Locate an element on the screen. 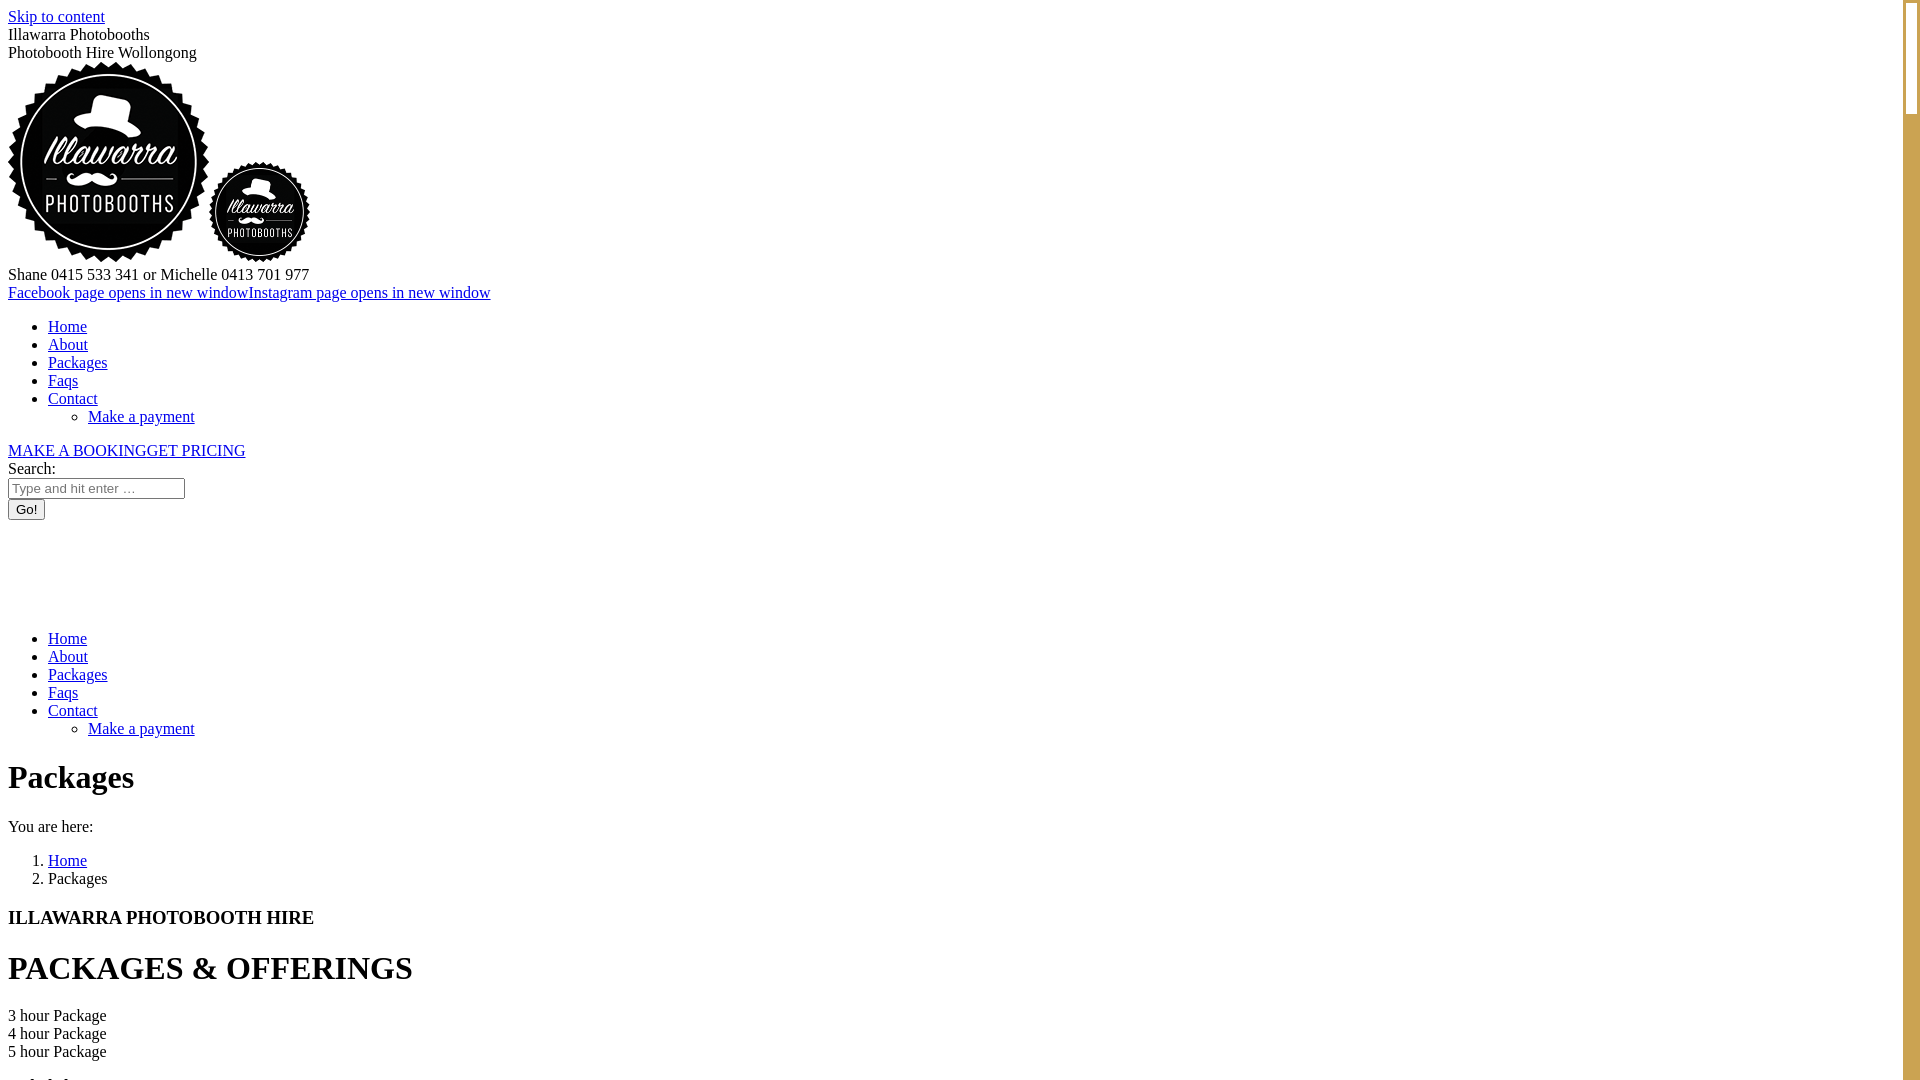  'Make a payment' is located at coordinates (140, 728).